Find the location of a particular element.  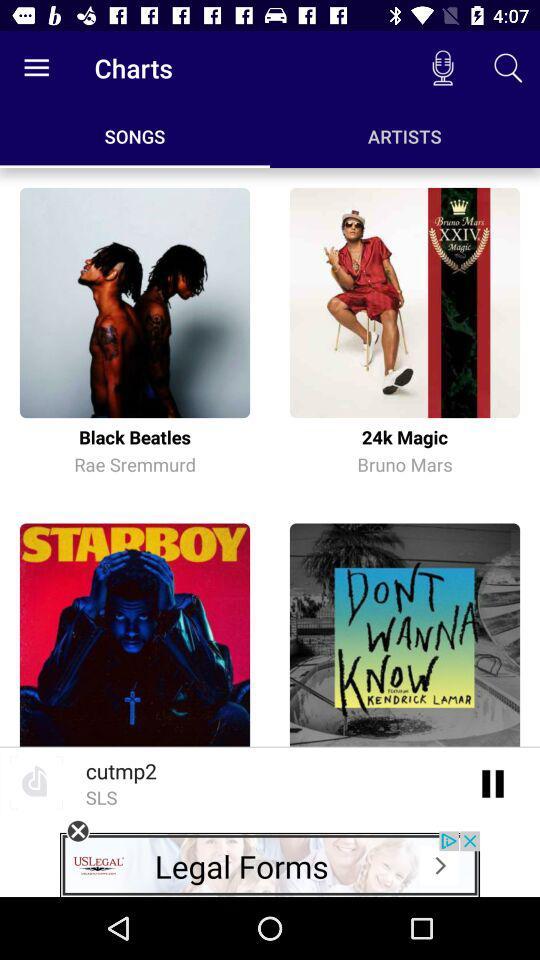

play is located at coordinates (492, 782).